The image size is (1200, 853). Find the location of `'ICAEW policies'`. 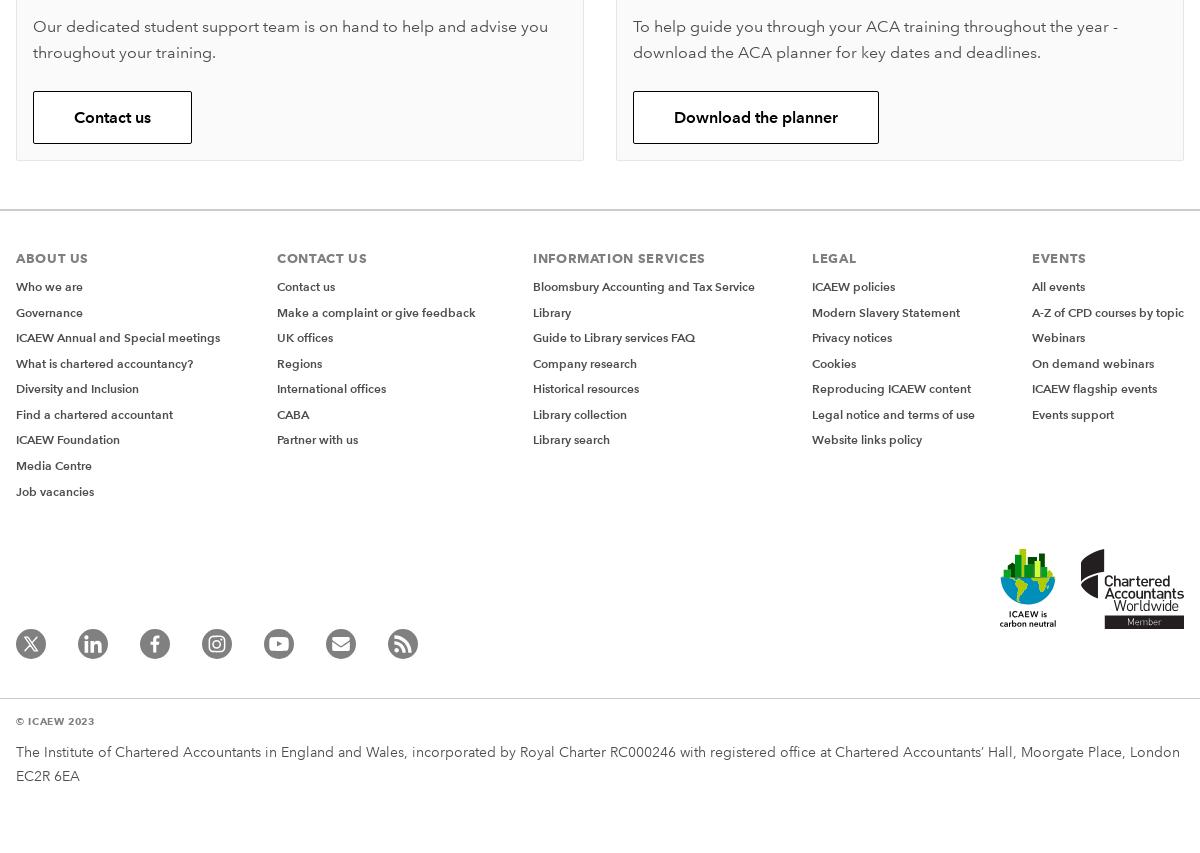

'ICAEW policies' is located at coordinates (811, 284).